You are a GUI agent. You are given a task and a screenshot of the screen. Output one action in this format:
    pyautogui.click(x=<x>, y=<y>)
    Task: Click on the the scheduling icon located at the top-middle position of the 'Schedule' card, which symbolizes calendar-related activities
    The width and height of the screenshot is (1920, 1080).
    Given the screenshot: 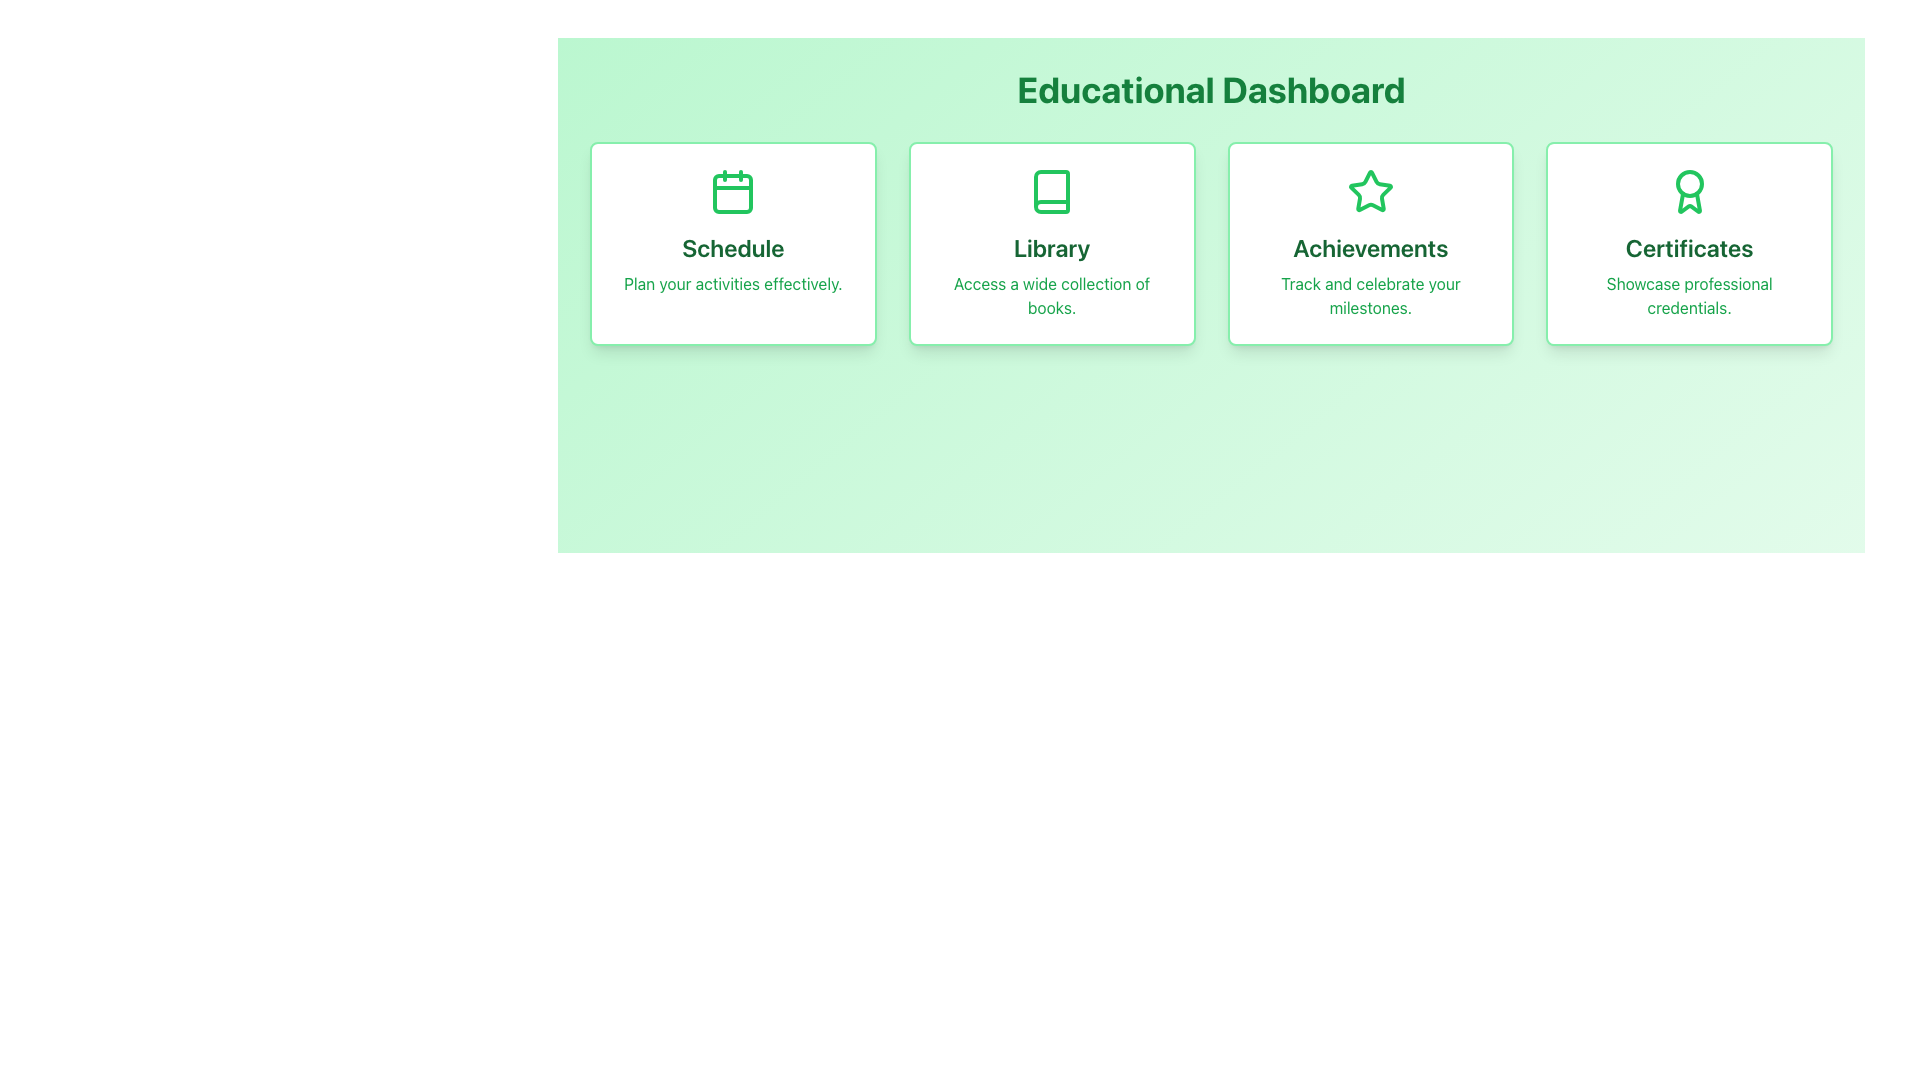 What is the action you would take?
    pyautogui.click(x=732, y=192)
    